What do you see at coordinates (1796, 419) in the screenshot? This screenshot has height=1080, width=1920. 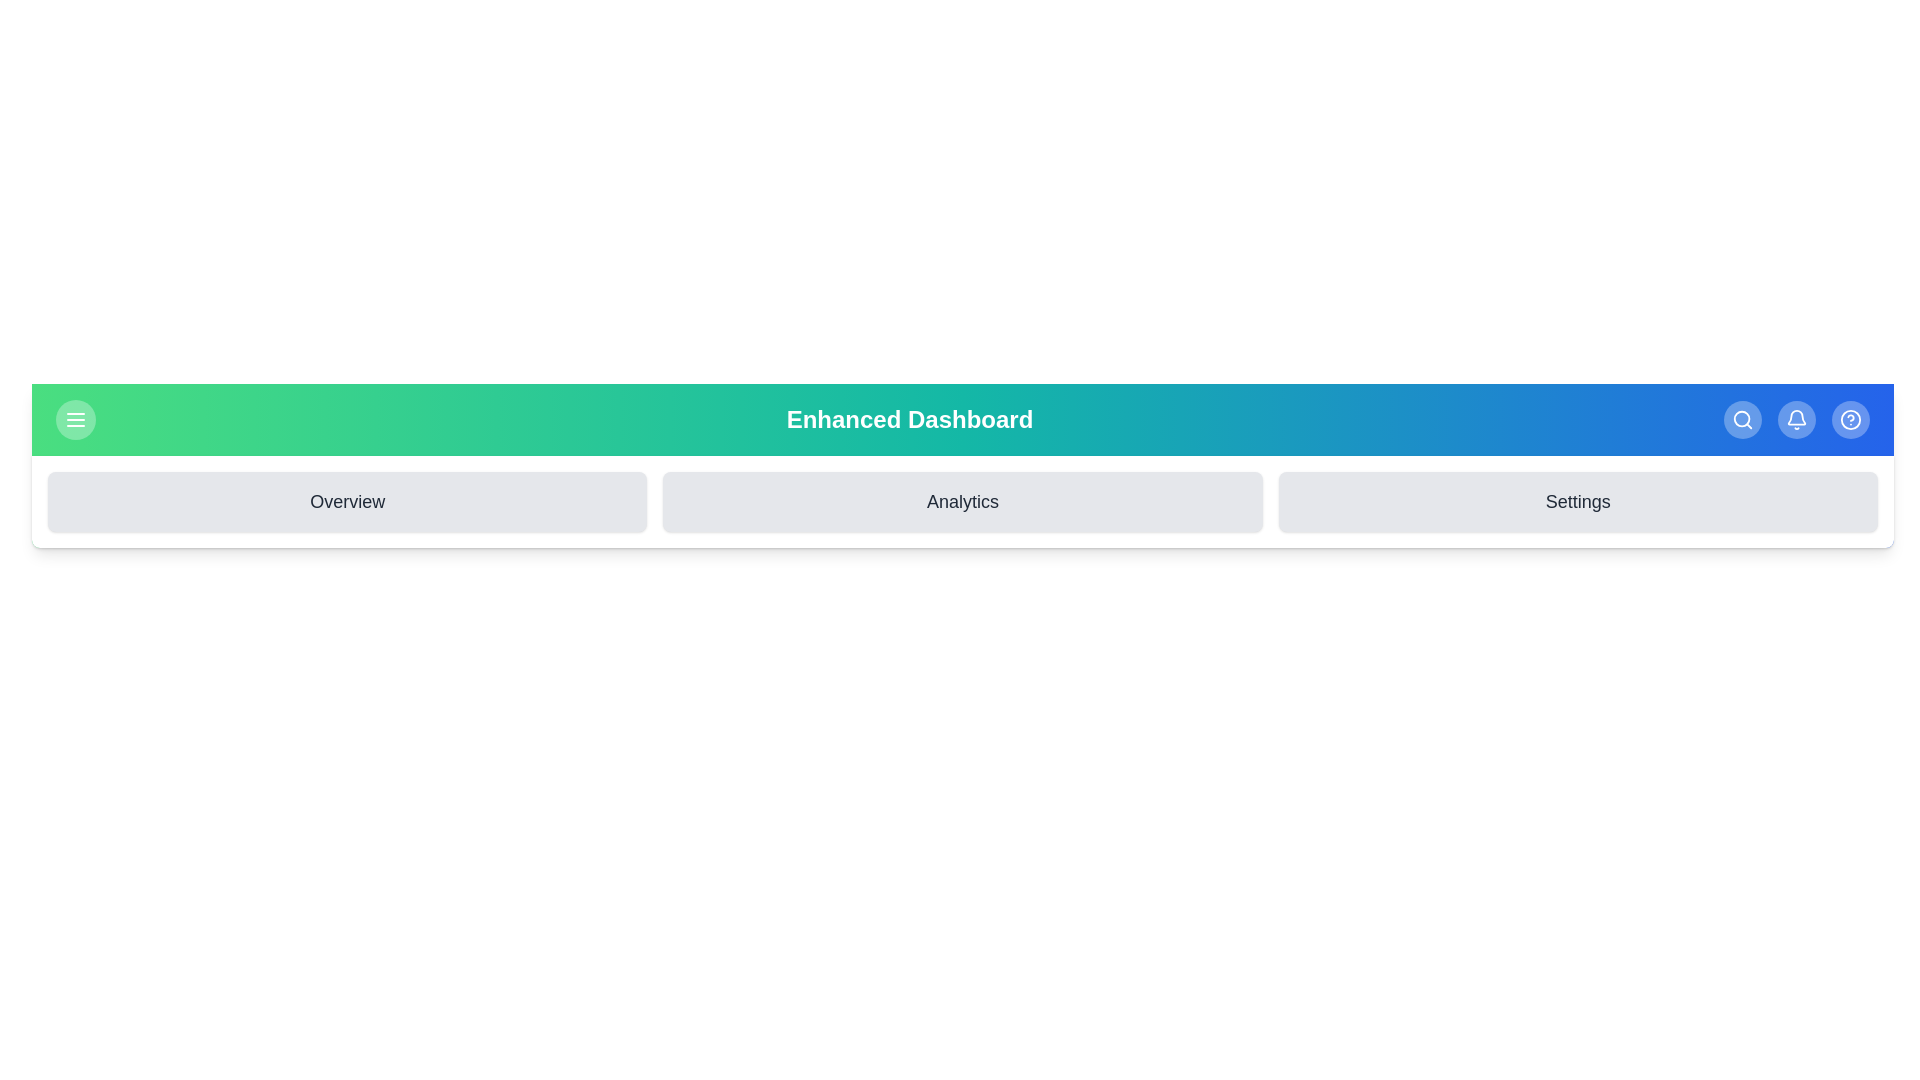 I see `the 'Bell' button to access notifications` at bounding box center [1796, 419].